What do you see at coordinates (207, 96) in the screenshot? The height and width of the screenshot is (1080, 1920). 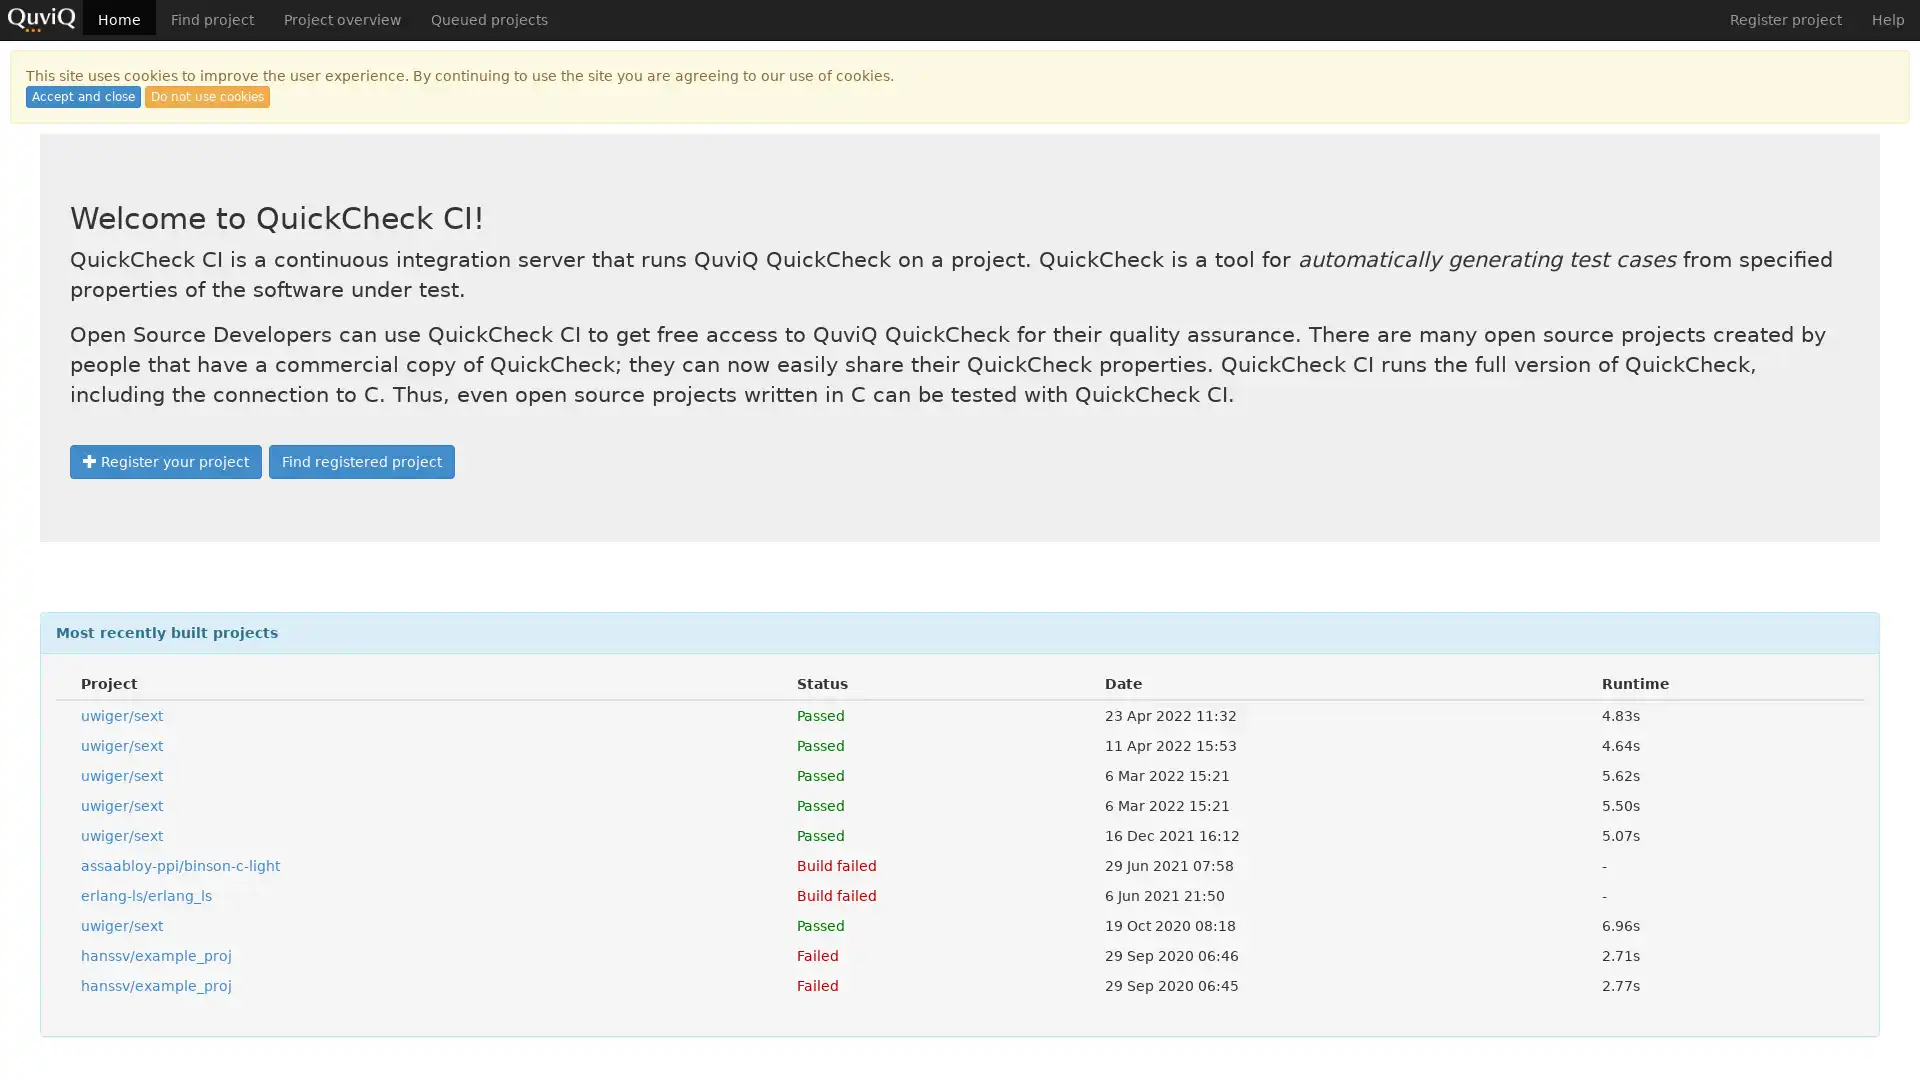 I see `Do not use cookies` at bounding box center [207, 96].